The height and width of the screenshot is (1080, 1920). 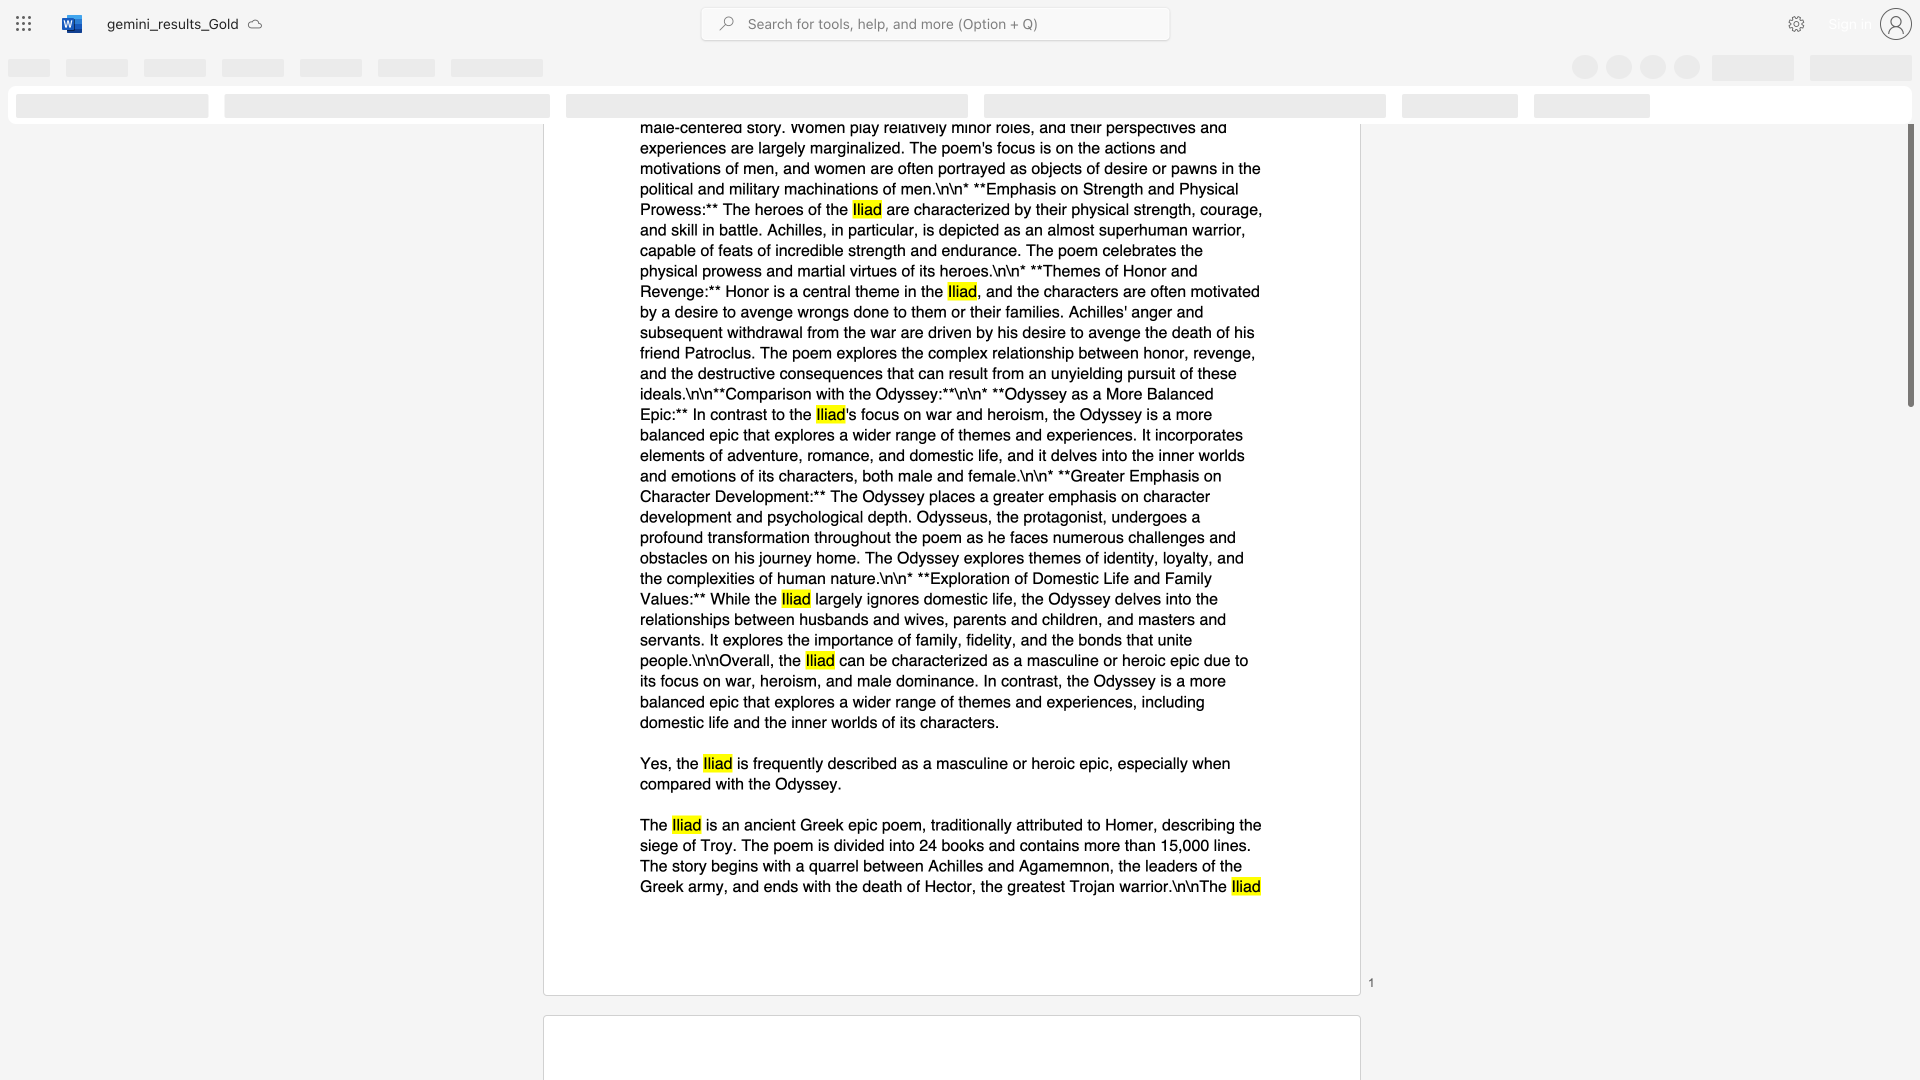 I want to click on the scrollbar and move up 70 pixels, so click(x=1909, y=249).